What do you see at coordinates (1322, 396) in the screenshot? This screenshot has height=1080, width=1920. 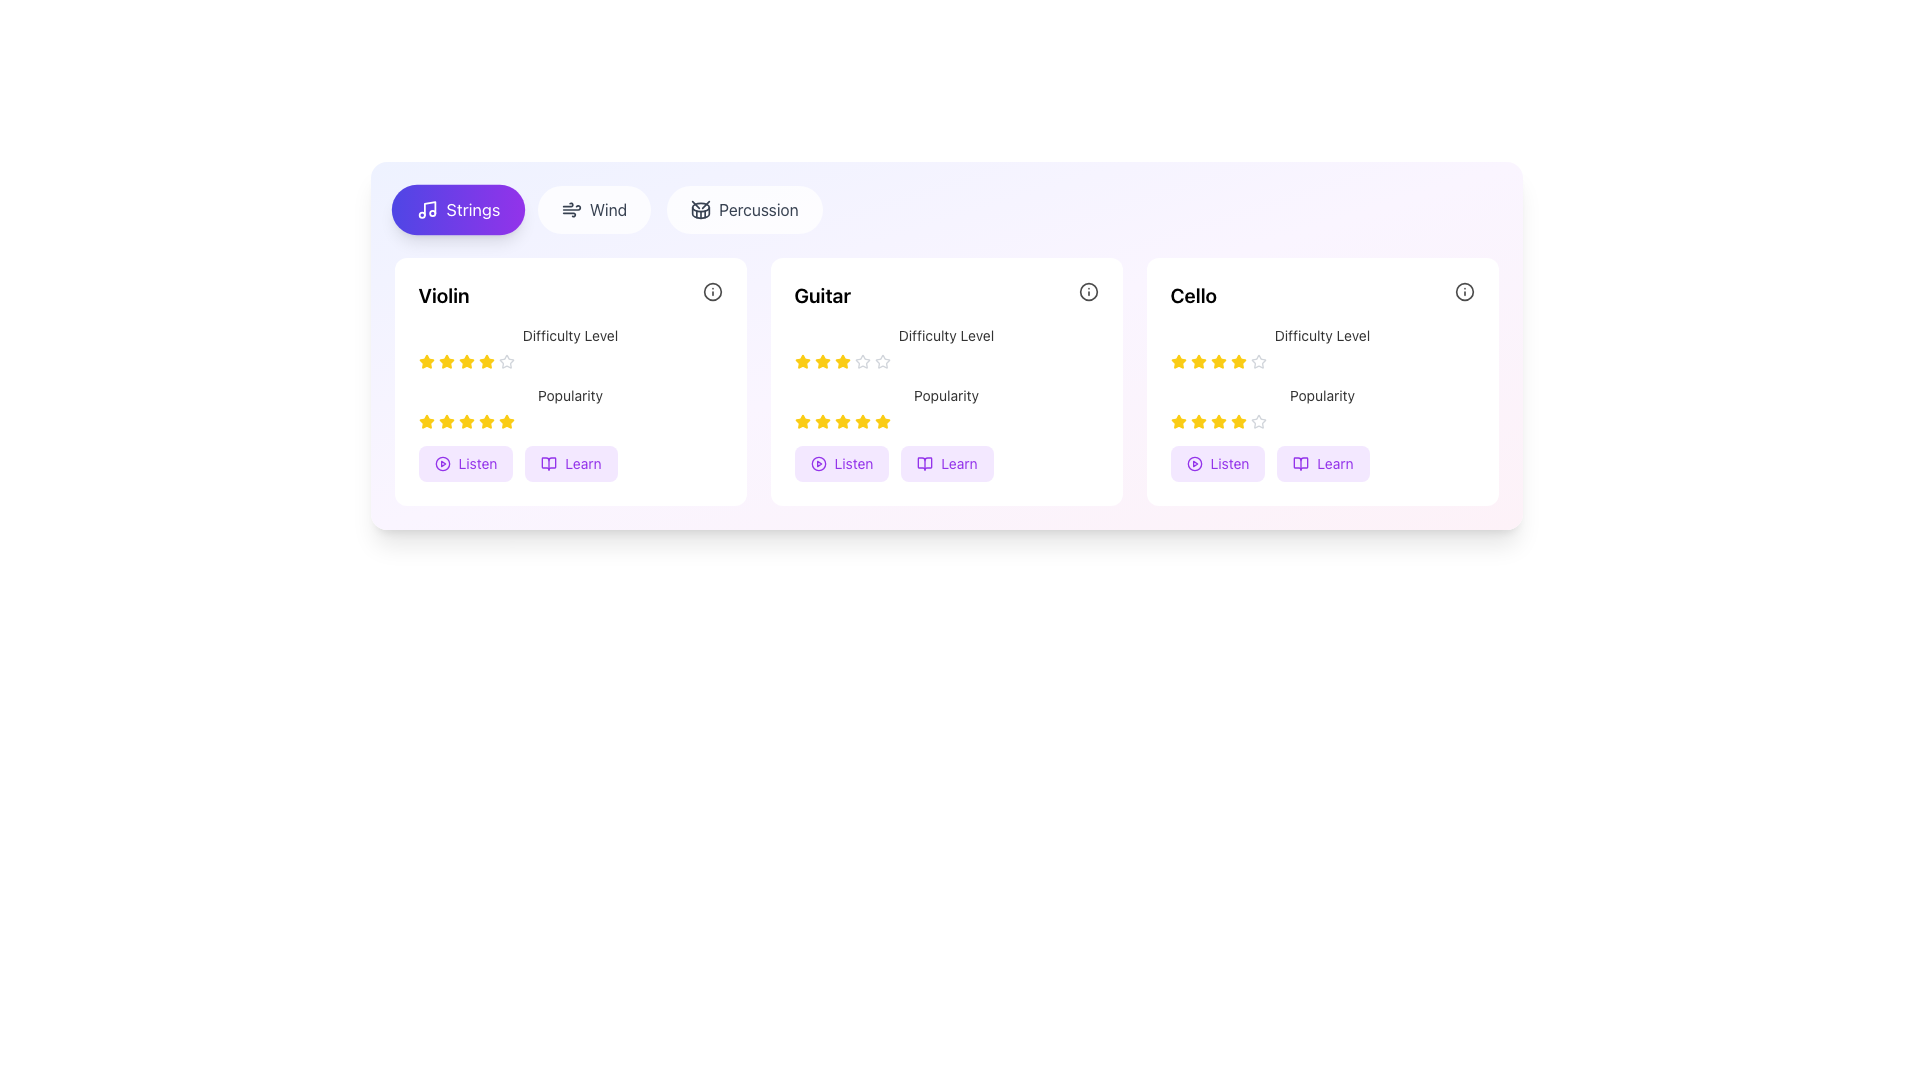 I see `the 'Popularity' text label which is centrally aligned underneath a row of yellow stars in the third card dedicated to 'Cello'` at bounding box center [1322, 396].